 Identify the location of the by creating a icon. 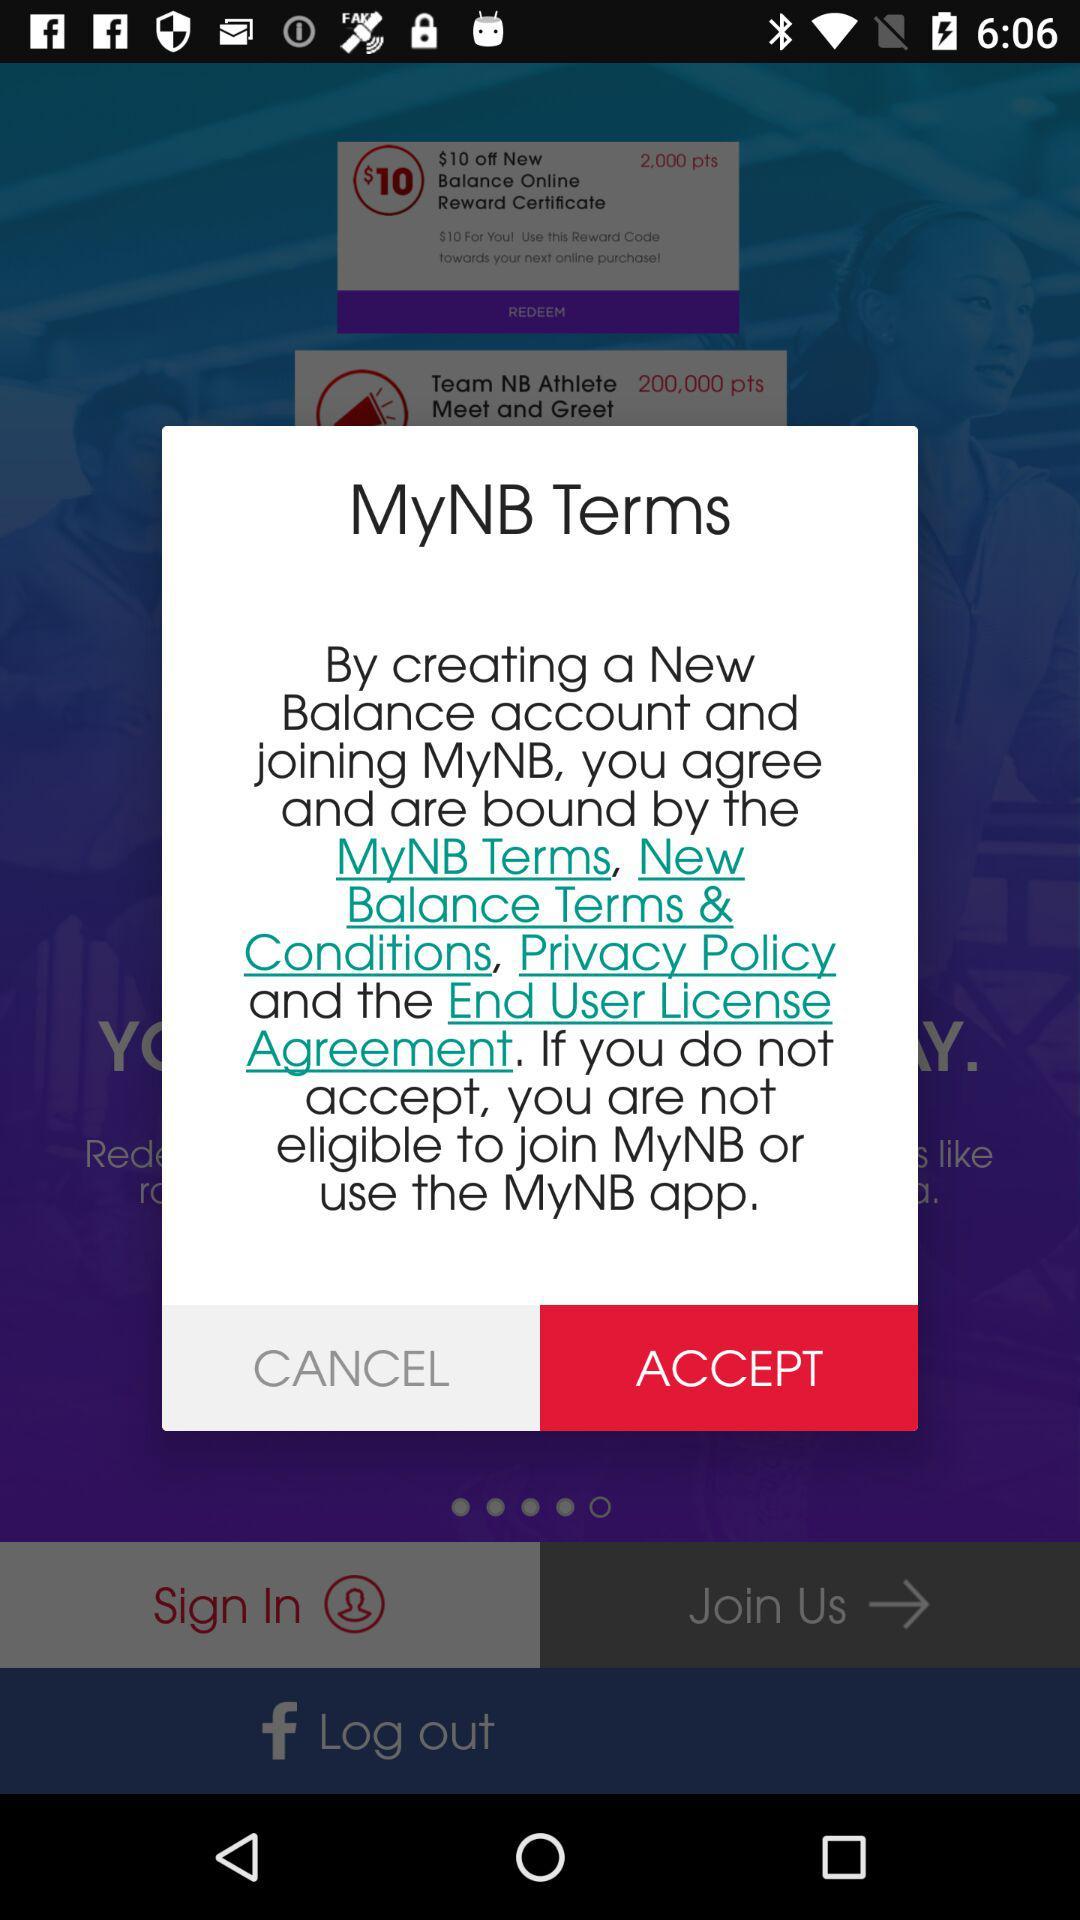
(540, 926).